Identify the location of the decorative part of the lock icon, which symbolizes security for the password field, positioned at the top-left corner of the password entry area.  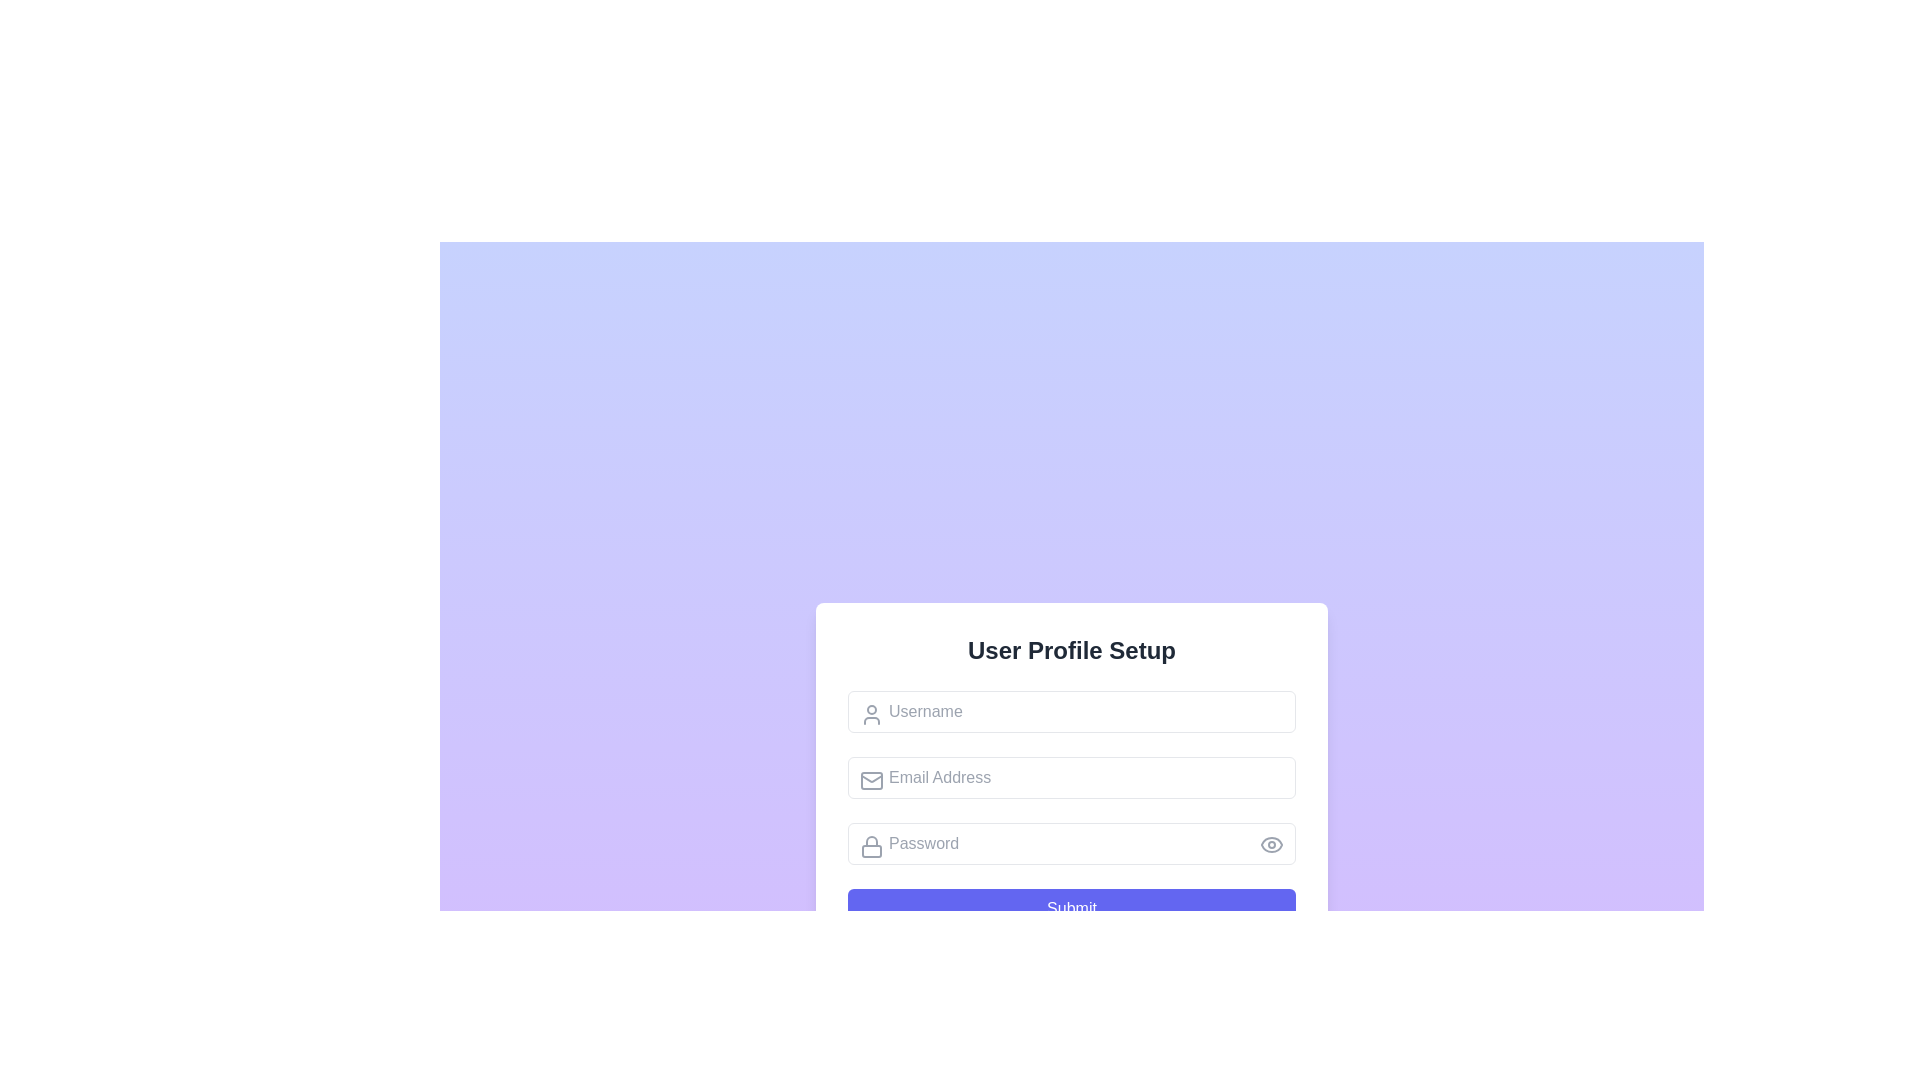
(872, 841).